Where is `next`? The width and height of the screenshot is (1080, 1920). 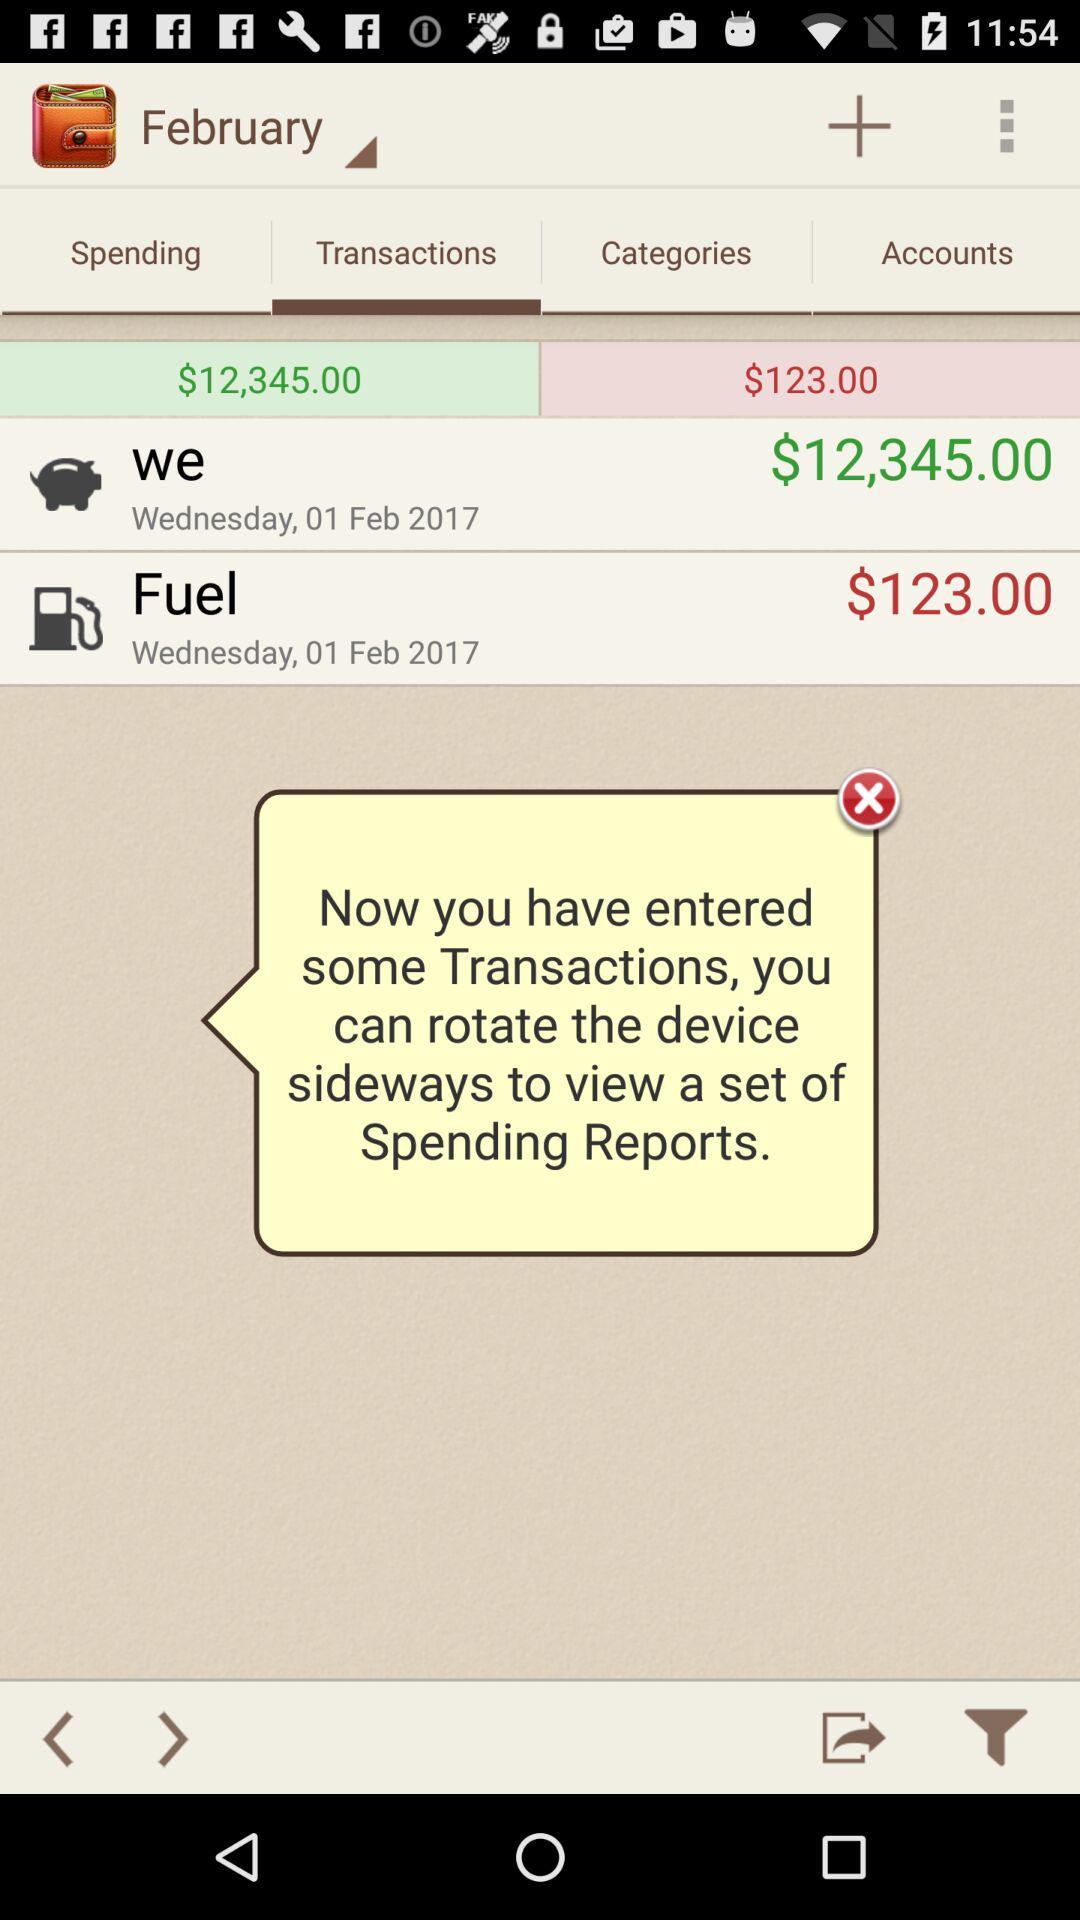
next is located at coordinates (172, 1736).